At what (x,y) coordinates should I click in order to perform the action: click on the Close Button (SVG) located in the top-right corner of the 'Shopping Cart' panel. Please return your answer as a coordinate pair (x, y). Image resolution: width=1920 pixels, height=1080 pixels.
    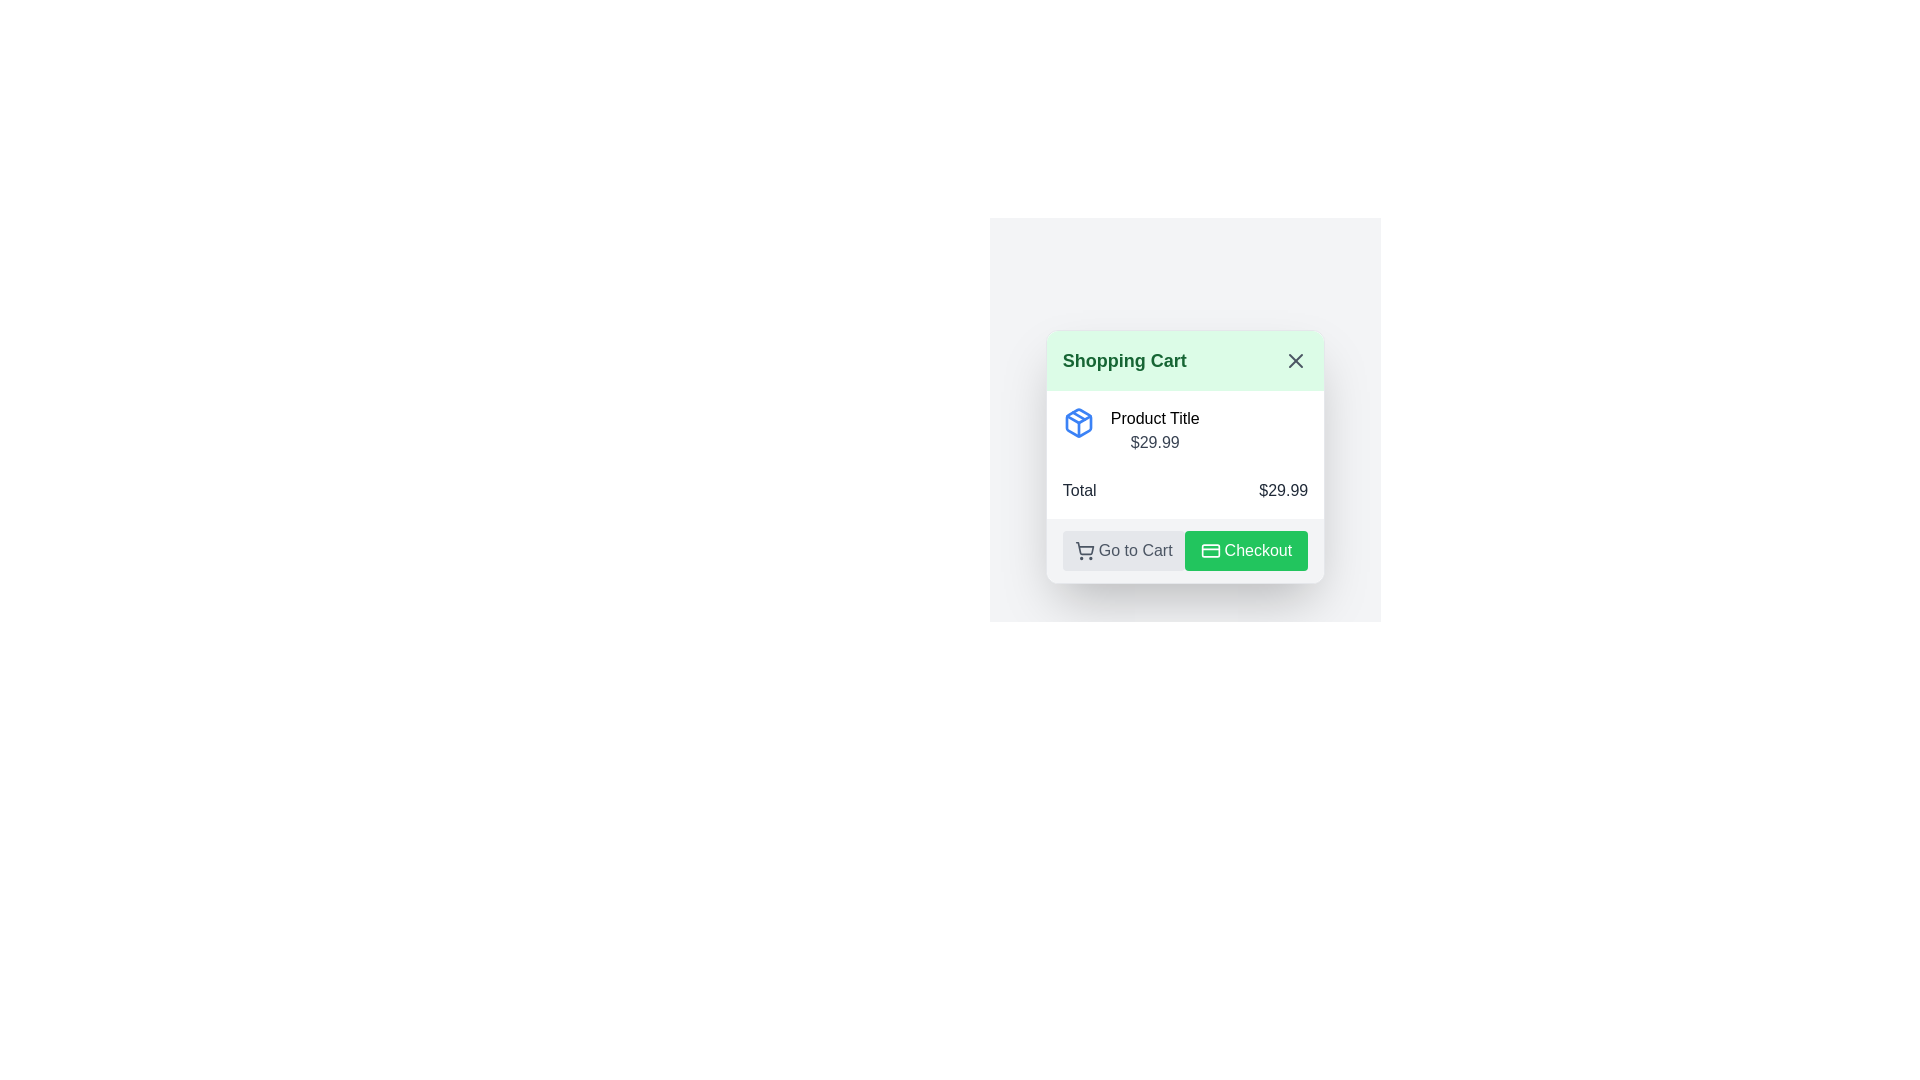
    Looking at the image, I should click on (1296, 361).